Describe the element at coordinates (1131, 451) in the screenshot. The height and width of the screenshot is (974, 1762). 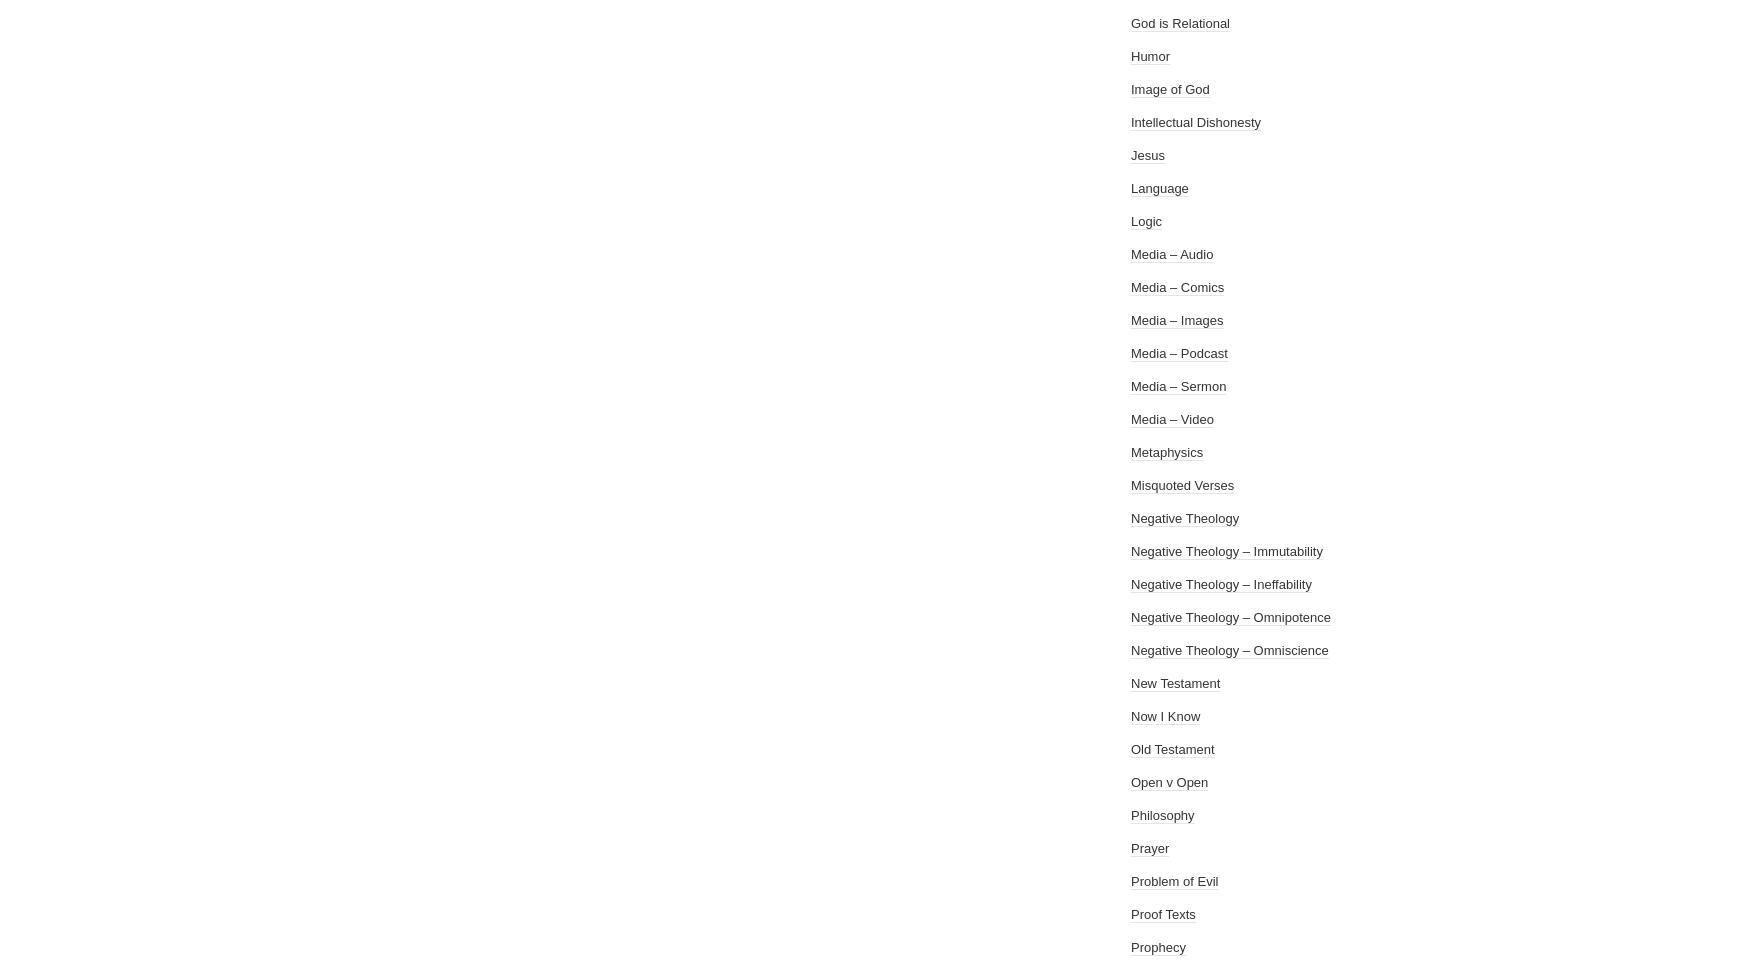
I see `'Metaphysics'` at that location.